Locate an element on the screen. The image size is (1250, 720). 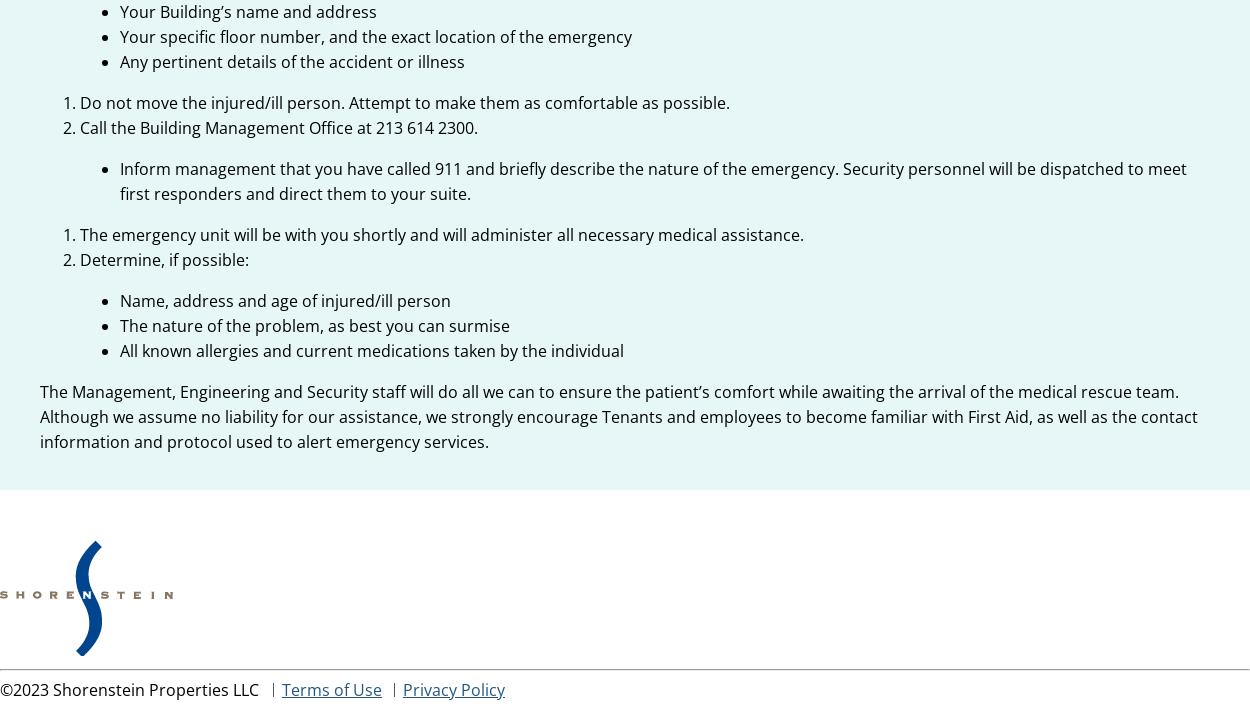
'Your Building’s name and address' is located at coordinates (119, 12).